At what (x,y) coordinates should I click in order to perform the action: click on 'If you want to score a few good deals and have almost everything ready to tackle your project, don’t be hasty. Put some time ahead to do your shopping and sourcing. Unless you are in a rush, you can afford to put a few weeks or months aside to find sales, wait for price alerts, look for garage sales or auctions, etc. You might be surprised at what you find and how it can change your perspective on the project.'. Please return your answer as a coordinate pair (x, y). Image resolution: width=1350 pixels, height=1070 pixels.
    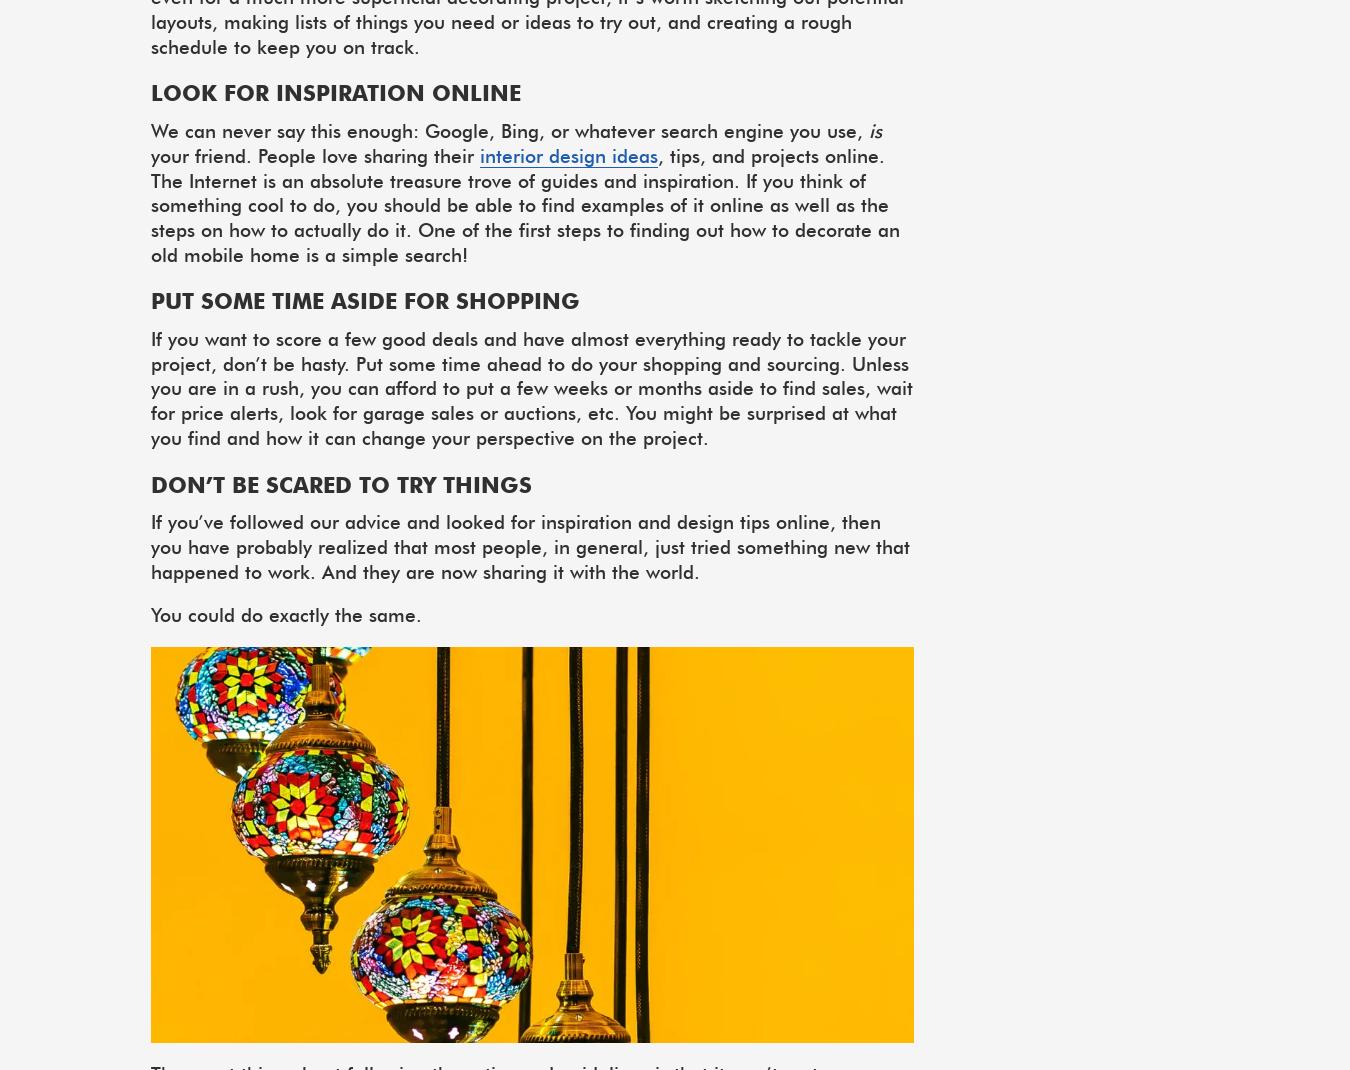
    Looking at the image, I should click on (531, 386).